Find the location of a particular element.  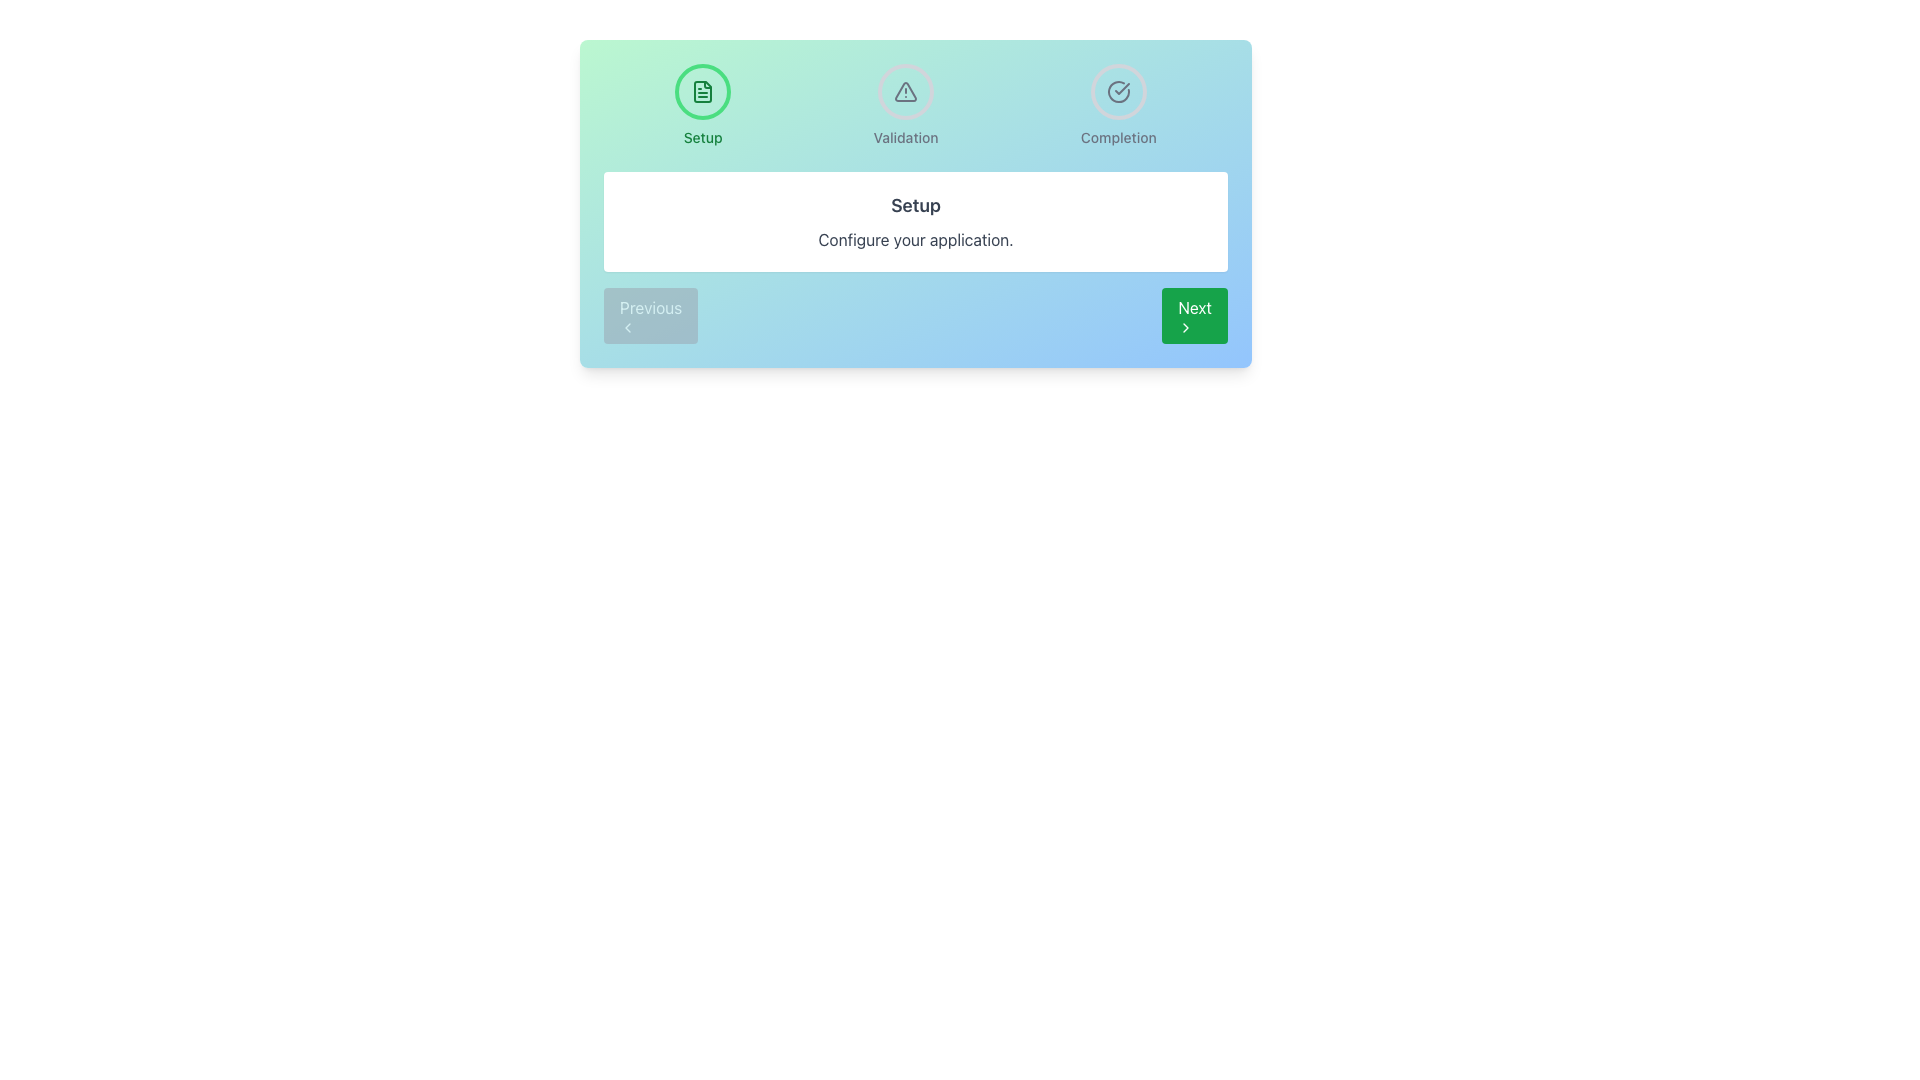

the circular icon with a checkmark symbol, which is the third in a sequence of three status markers aligned horizontally at the top of the interface is located at coordinates (1117, 92).